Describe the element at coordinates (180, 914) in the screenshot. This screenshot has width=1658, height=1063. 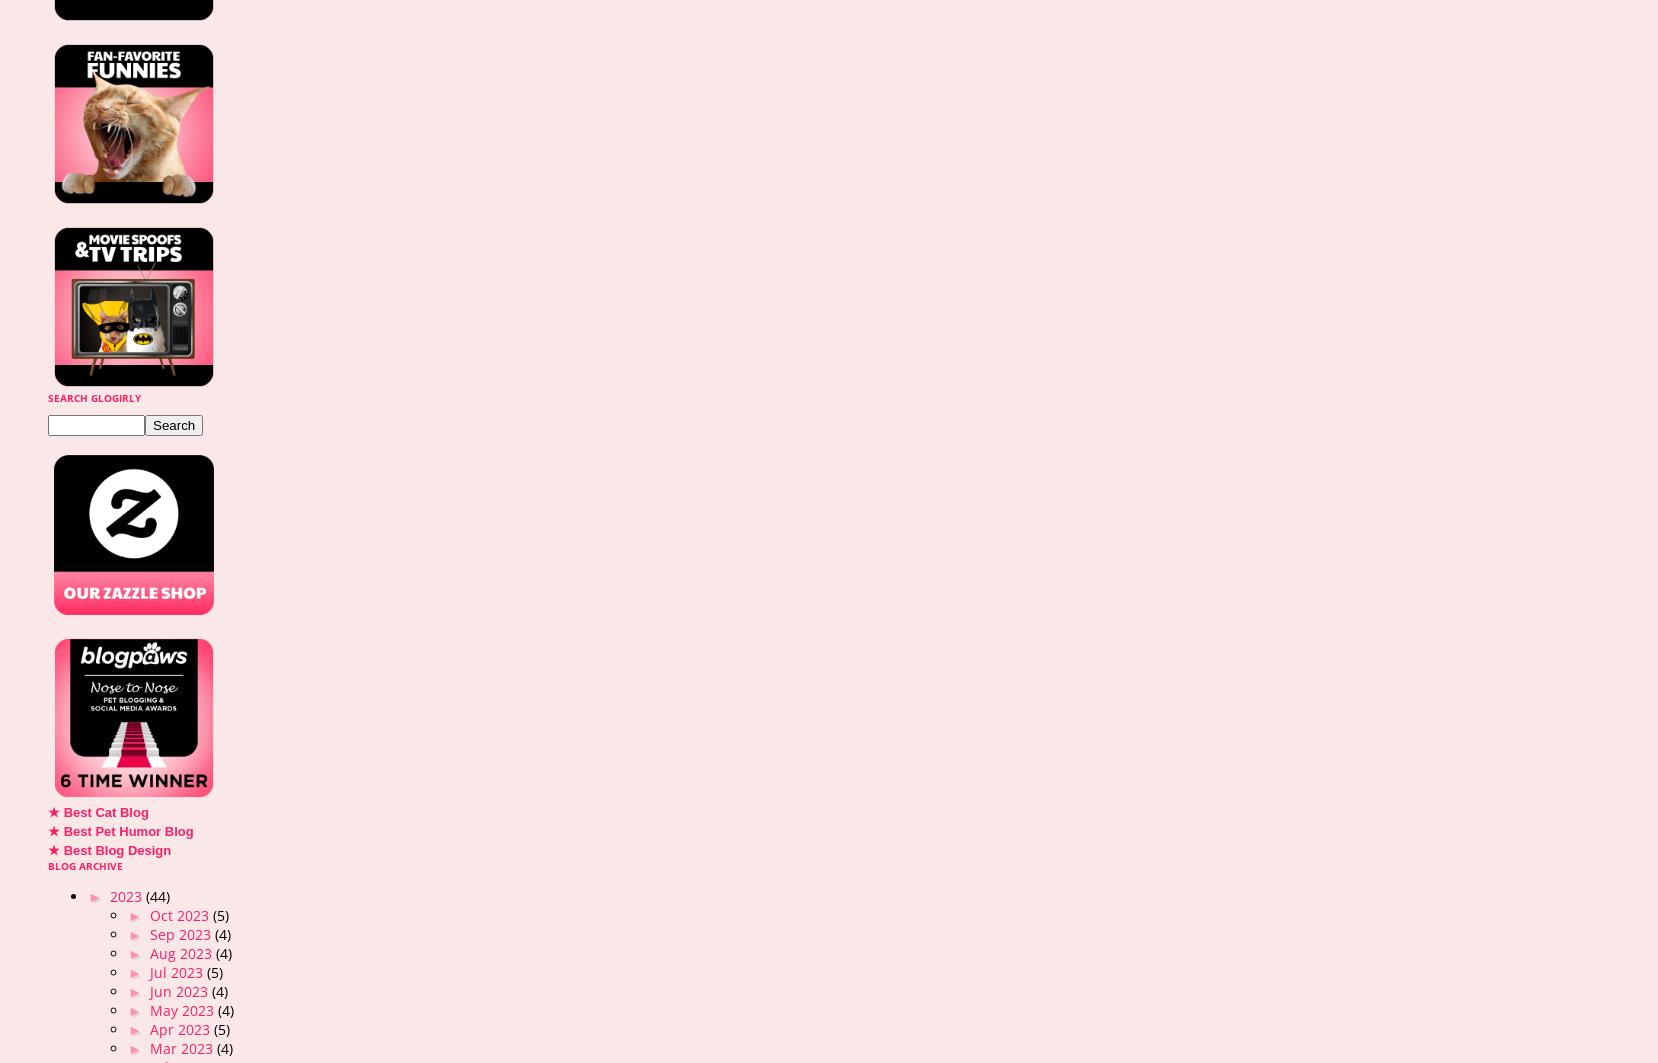
I see `'Oct 2023'` at that location.